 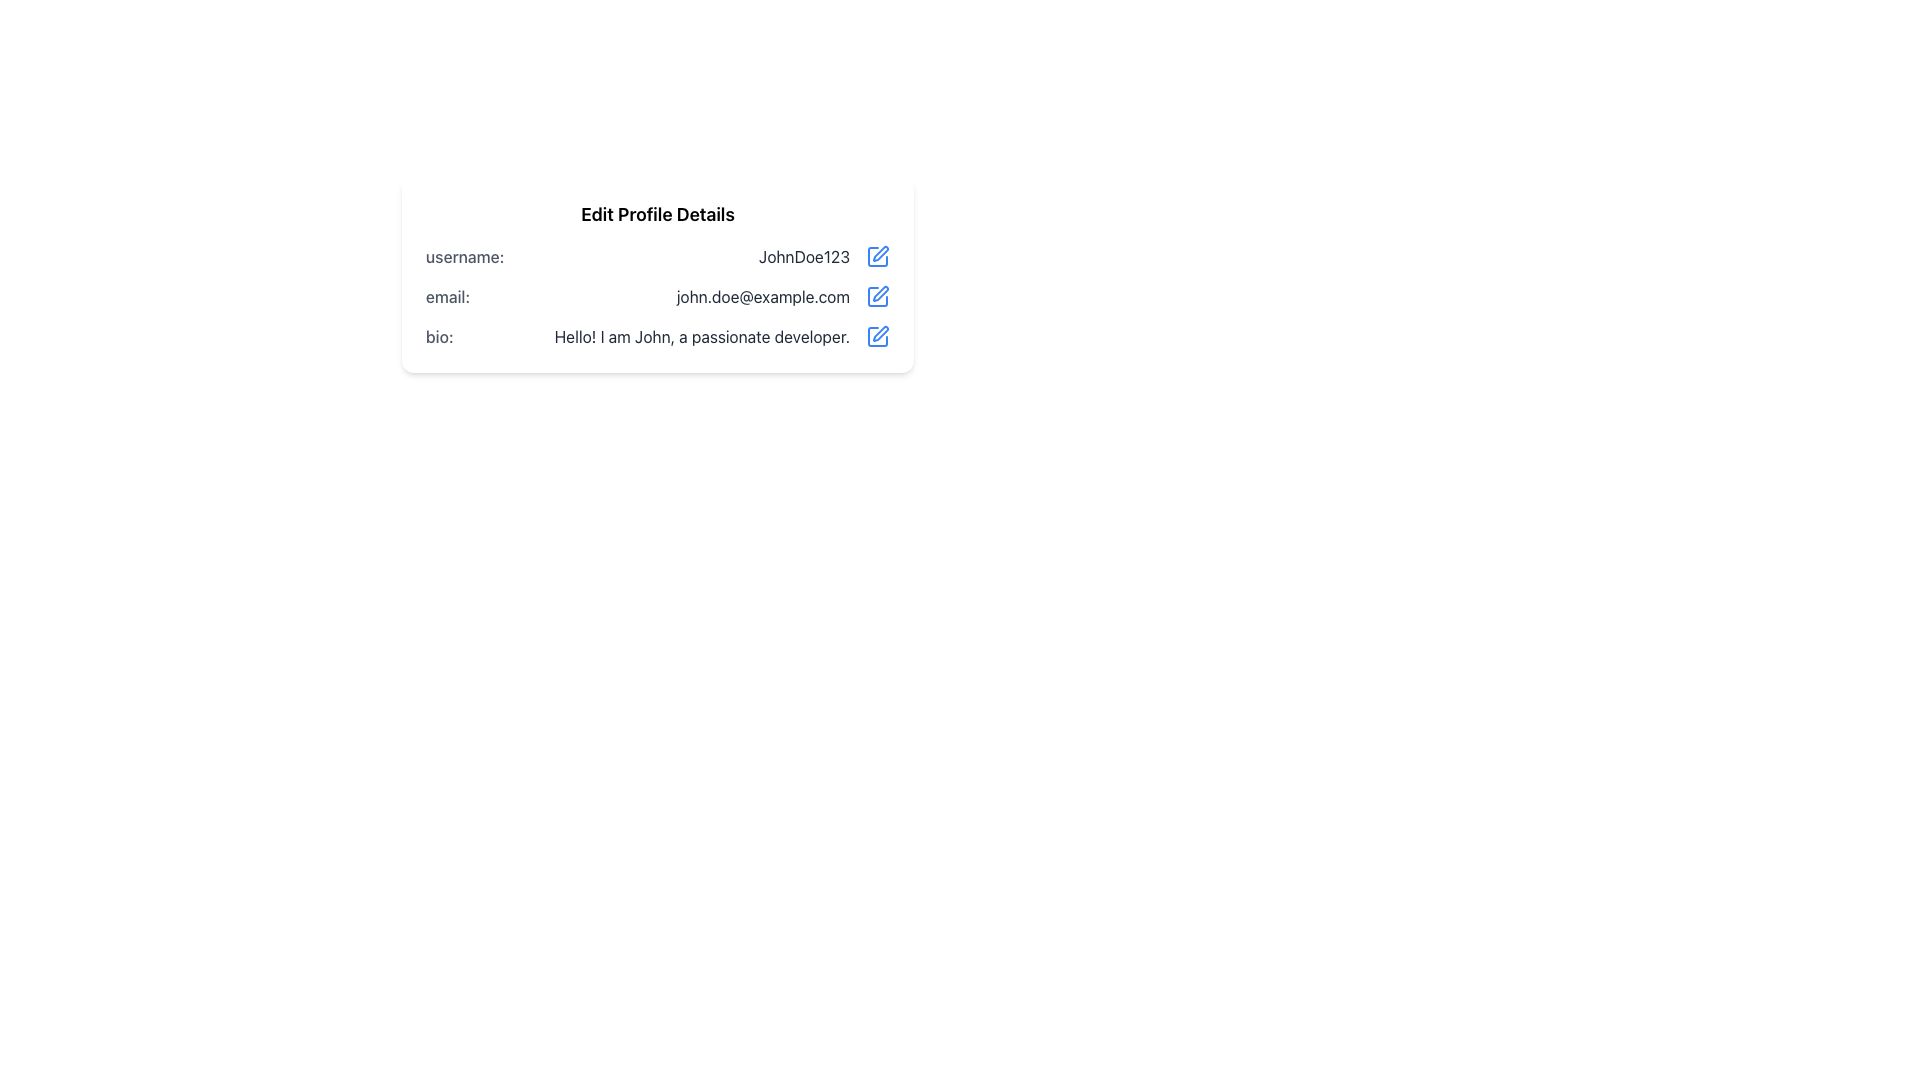 I want to click on the 'bio:' label element that indicates the biography section of the profile, located to the left of the biography content text, so click(x=438, y=335).